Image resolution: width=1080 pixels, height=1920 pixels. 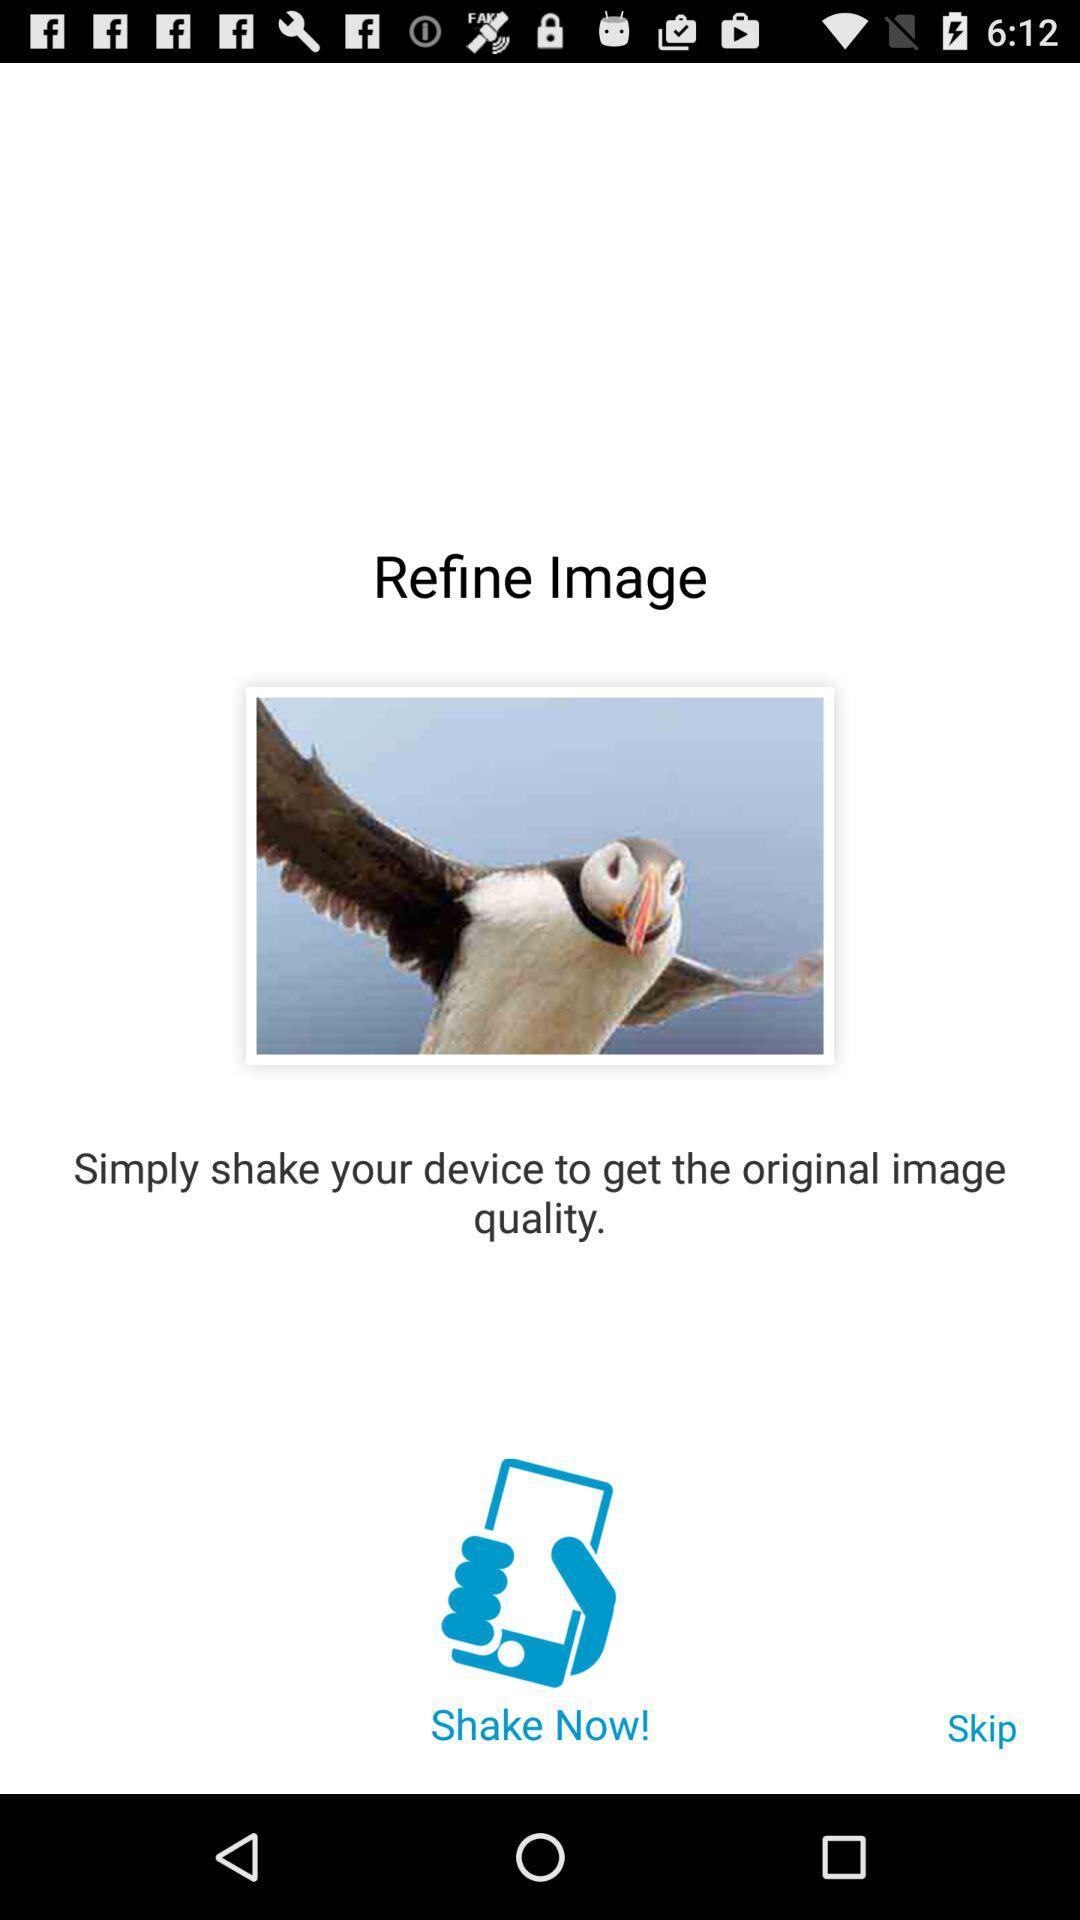 What do you see at coordinates (981, 1736) in the screenshot?
I see `the skip button` at bounding box center [981, 1736].